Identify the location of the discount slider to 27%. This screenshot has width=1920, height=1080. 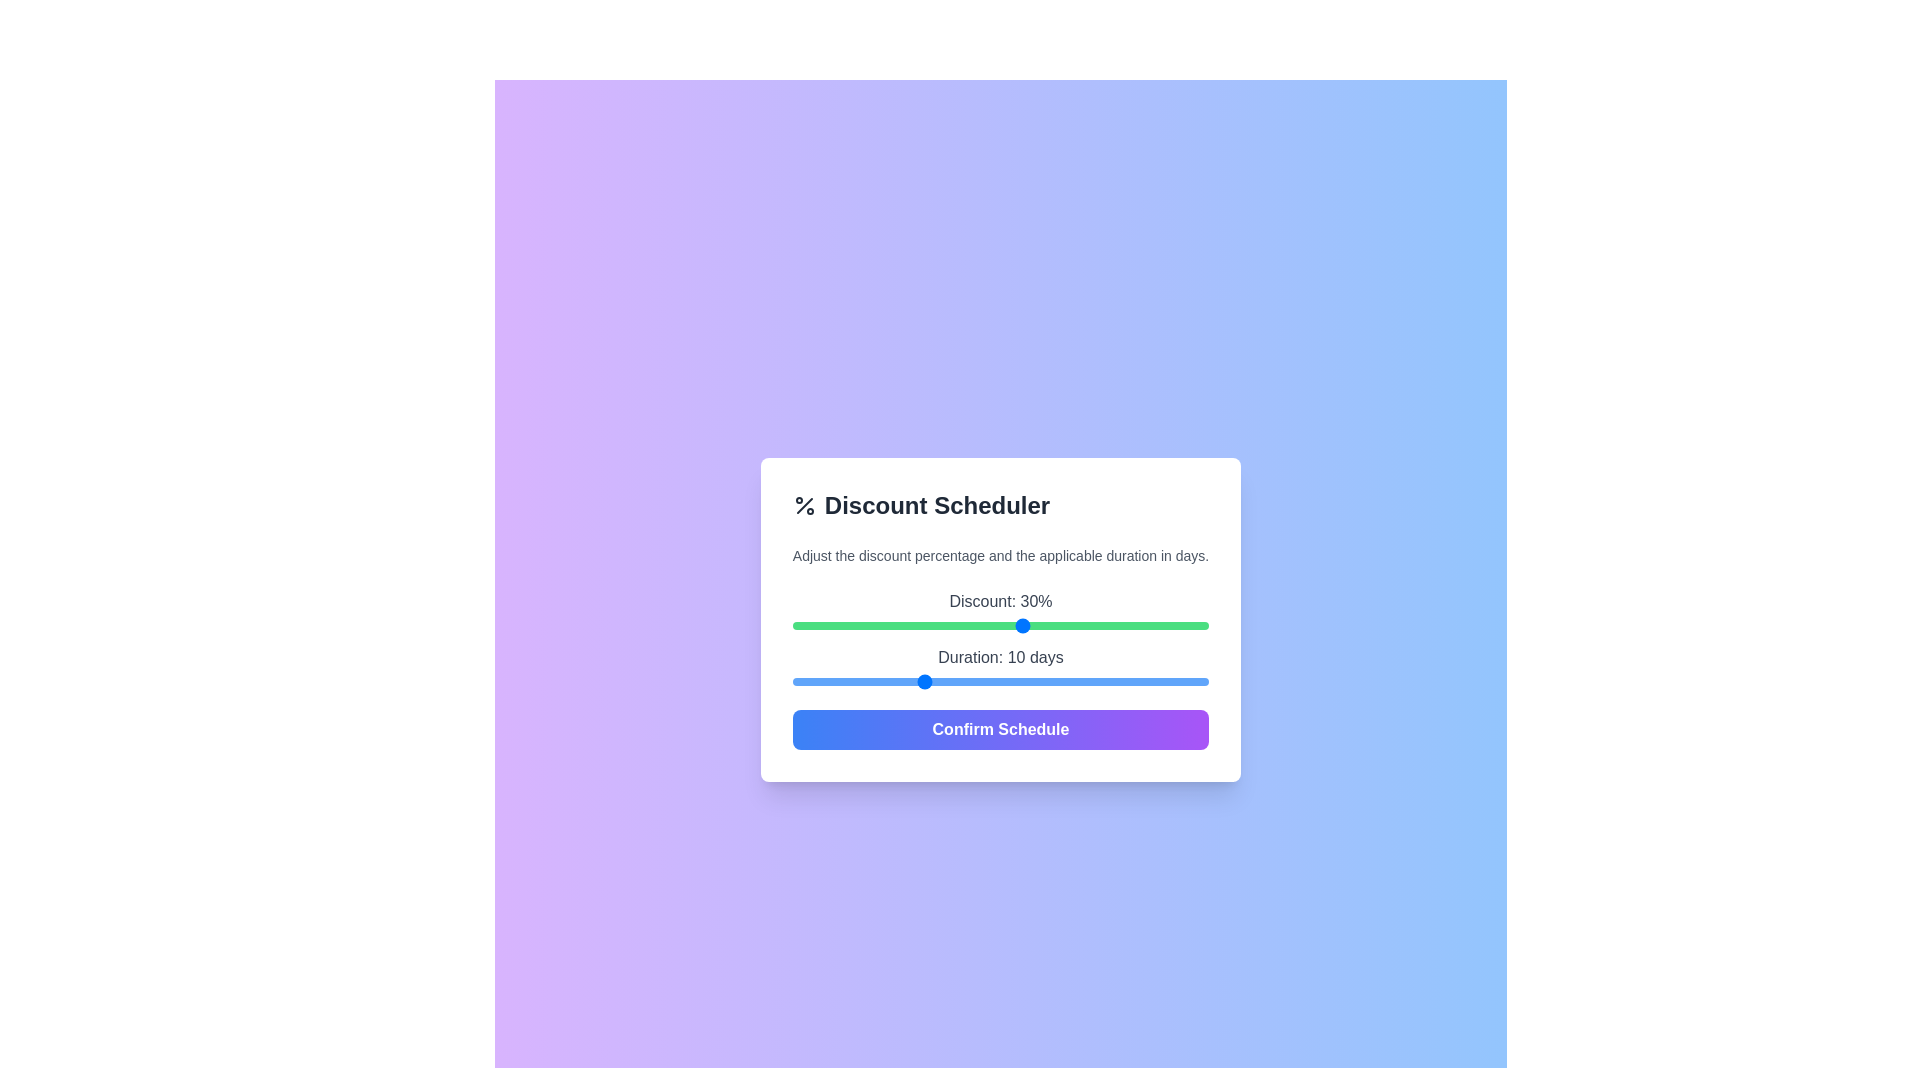
(996, 624).